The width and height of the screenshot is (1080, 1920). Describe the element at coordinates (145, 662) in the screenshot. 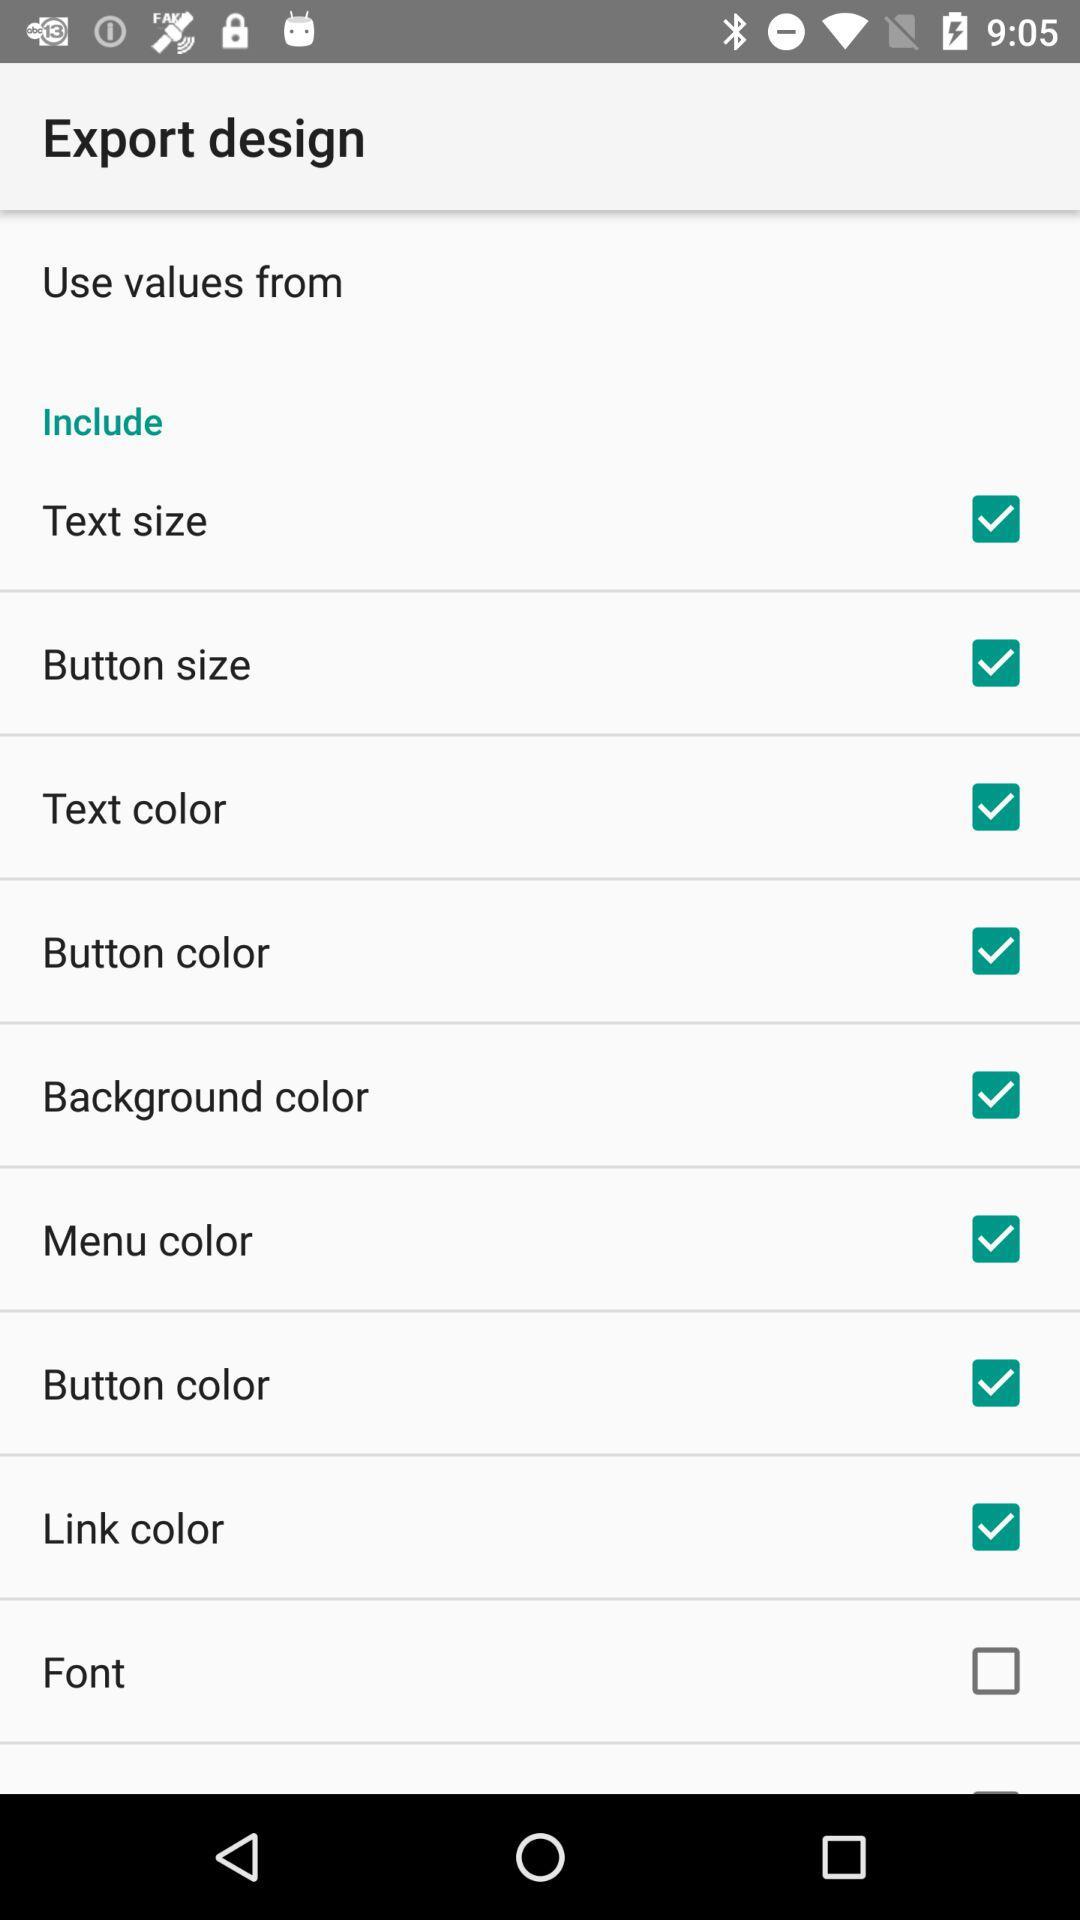

I see `button size` at that location.